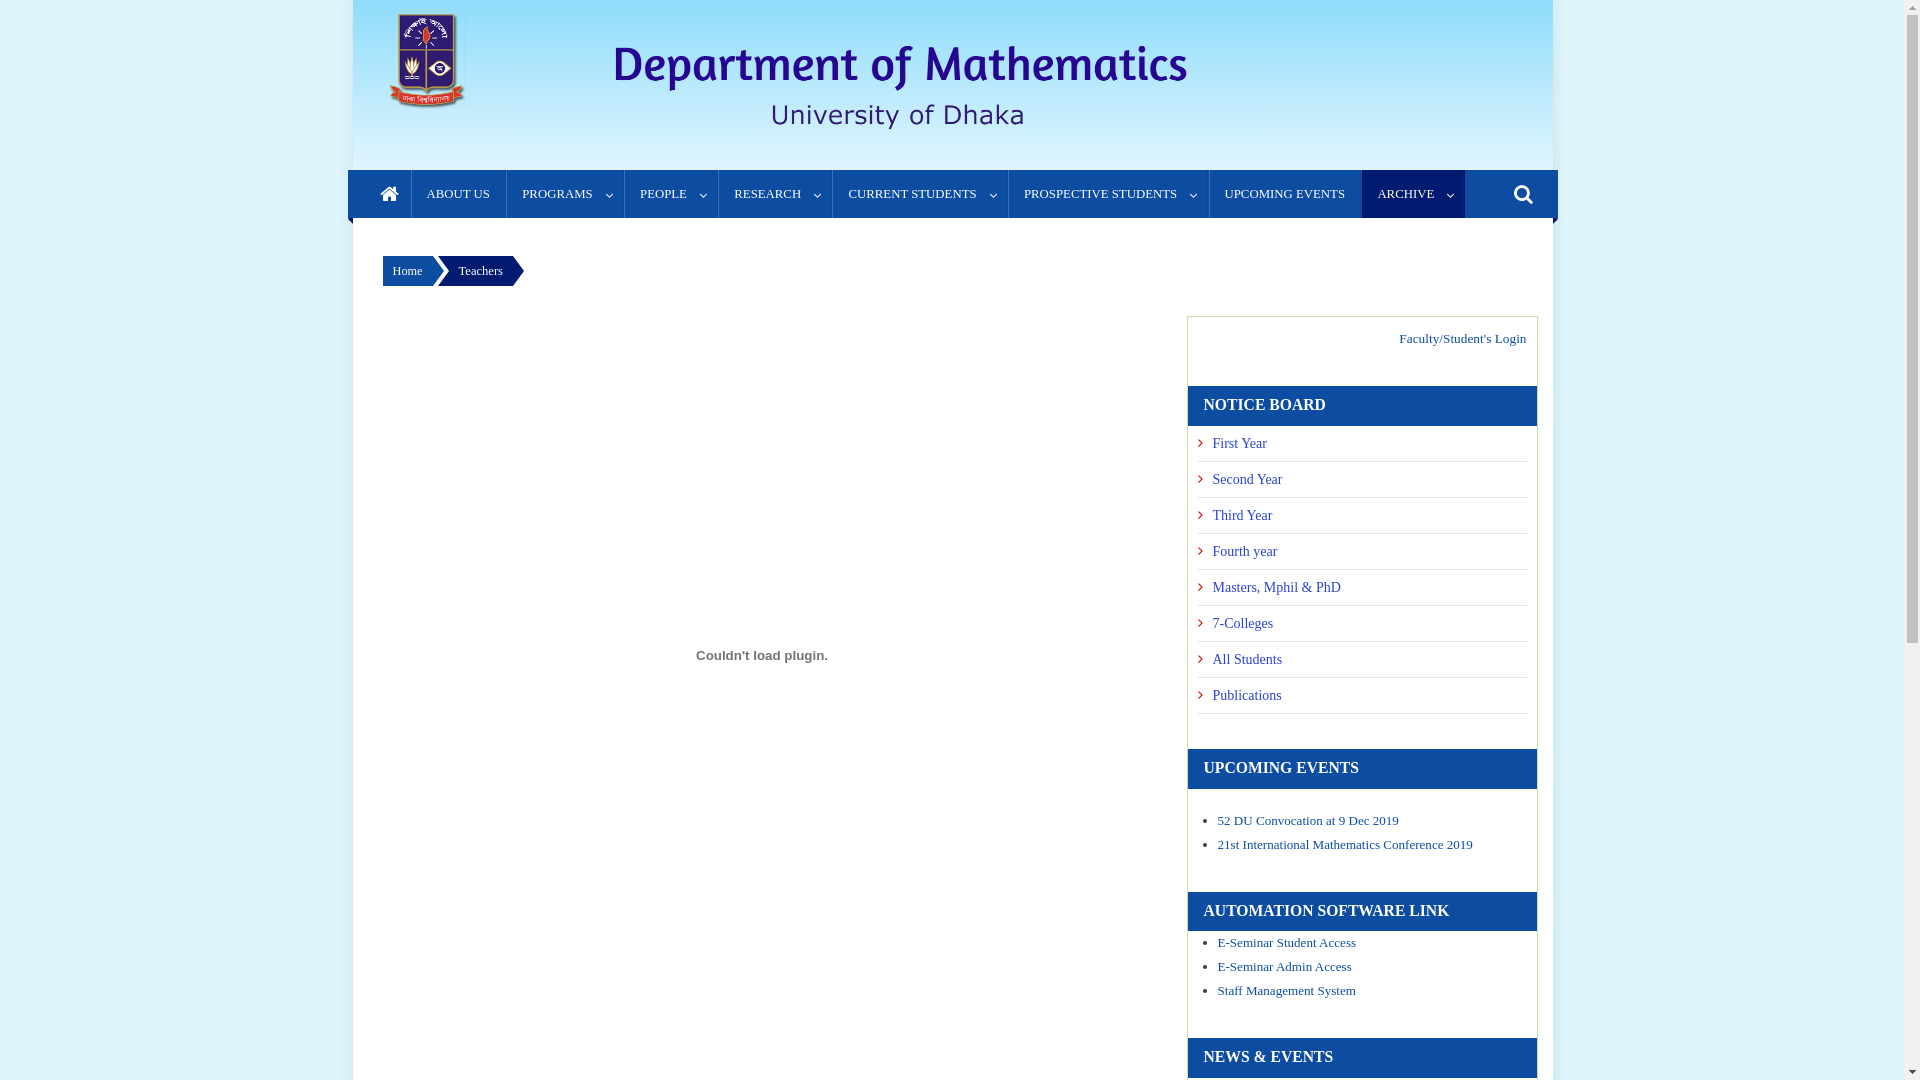  Describe the element at coordinates (1308, 820) in the screenshot. I see `'52 DU Convocation at 9 Dec 2019'` at that location.